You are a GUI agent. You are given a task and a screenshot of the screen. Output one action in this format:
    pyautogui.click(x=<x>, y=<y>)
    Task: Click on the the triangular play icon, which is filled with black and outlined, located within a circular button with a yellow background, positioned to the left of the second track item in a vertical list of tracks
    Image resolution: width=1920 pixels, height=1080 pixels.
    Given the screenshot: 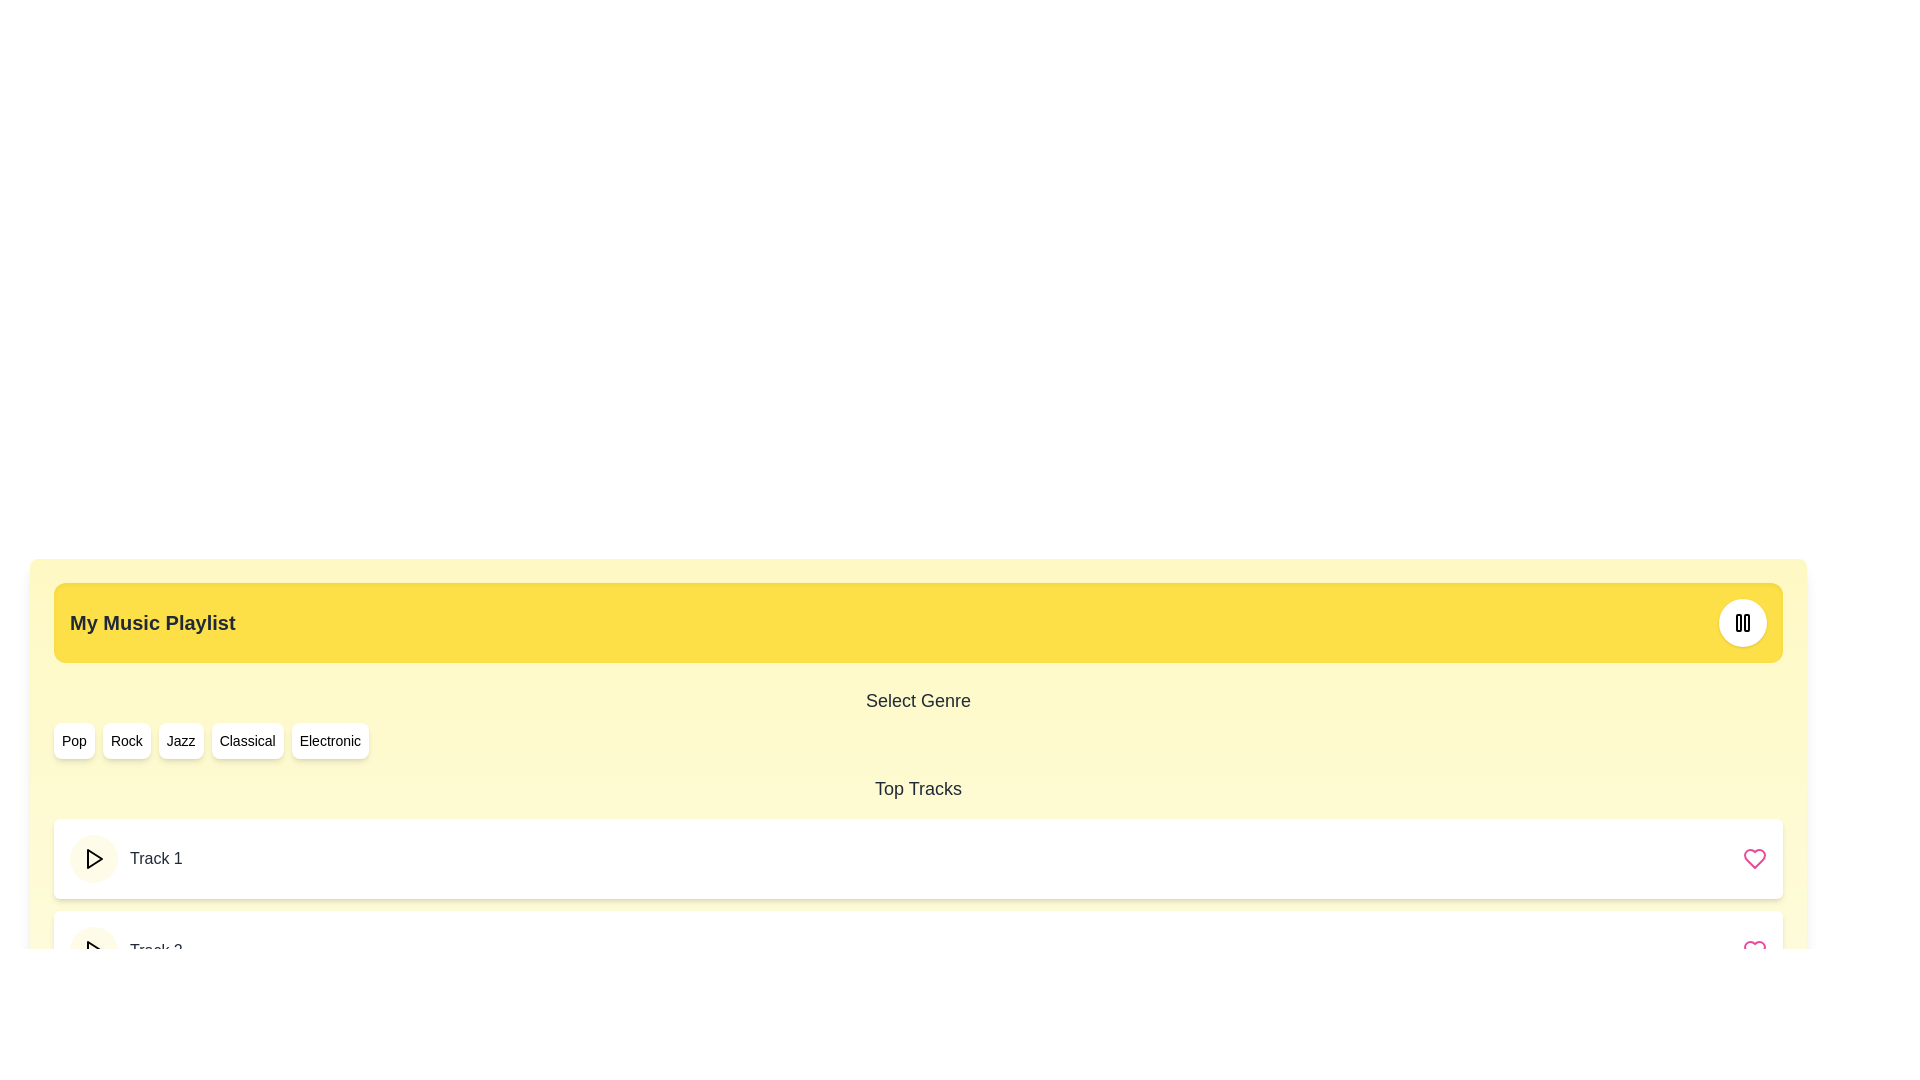 What is the action you would take?
    pyautogui.click(x=93, y=950)
    